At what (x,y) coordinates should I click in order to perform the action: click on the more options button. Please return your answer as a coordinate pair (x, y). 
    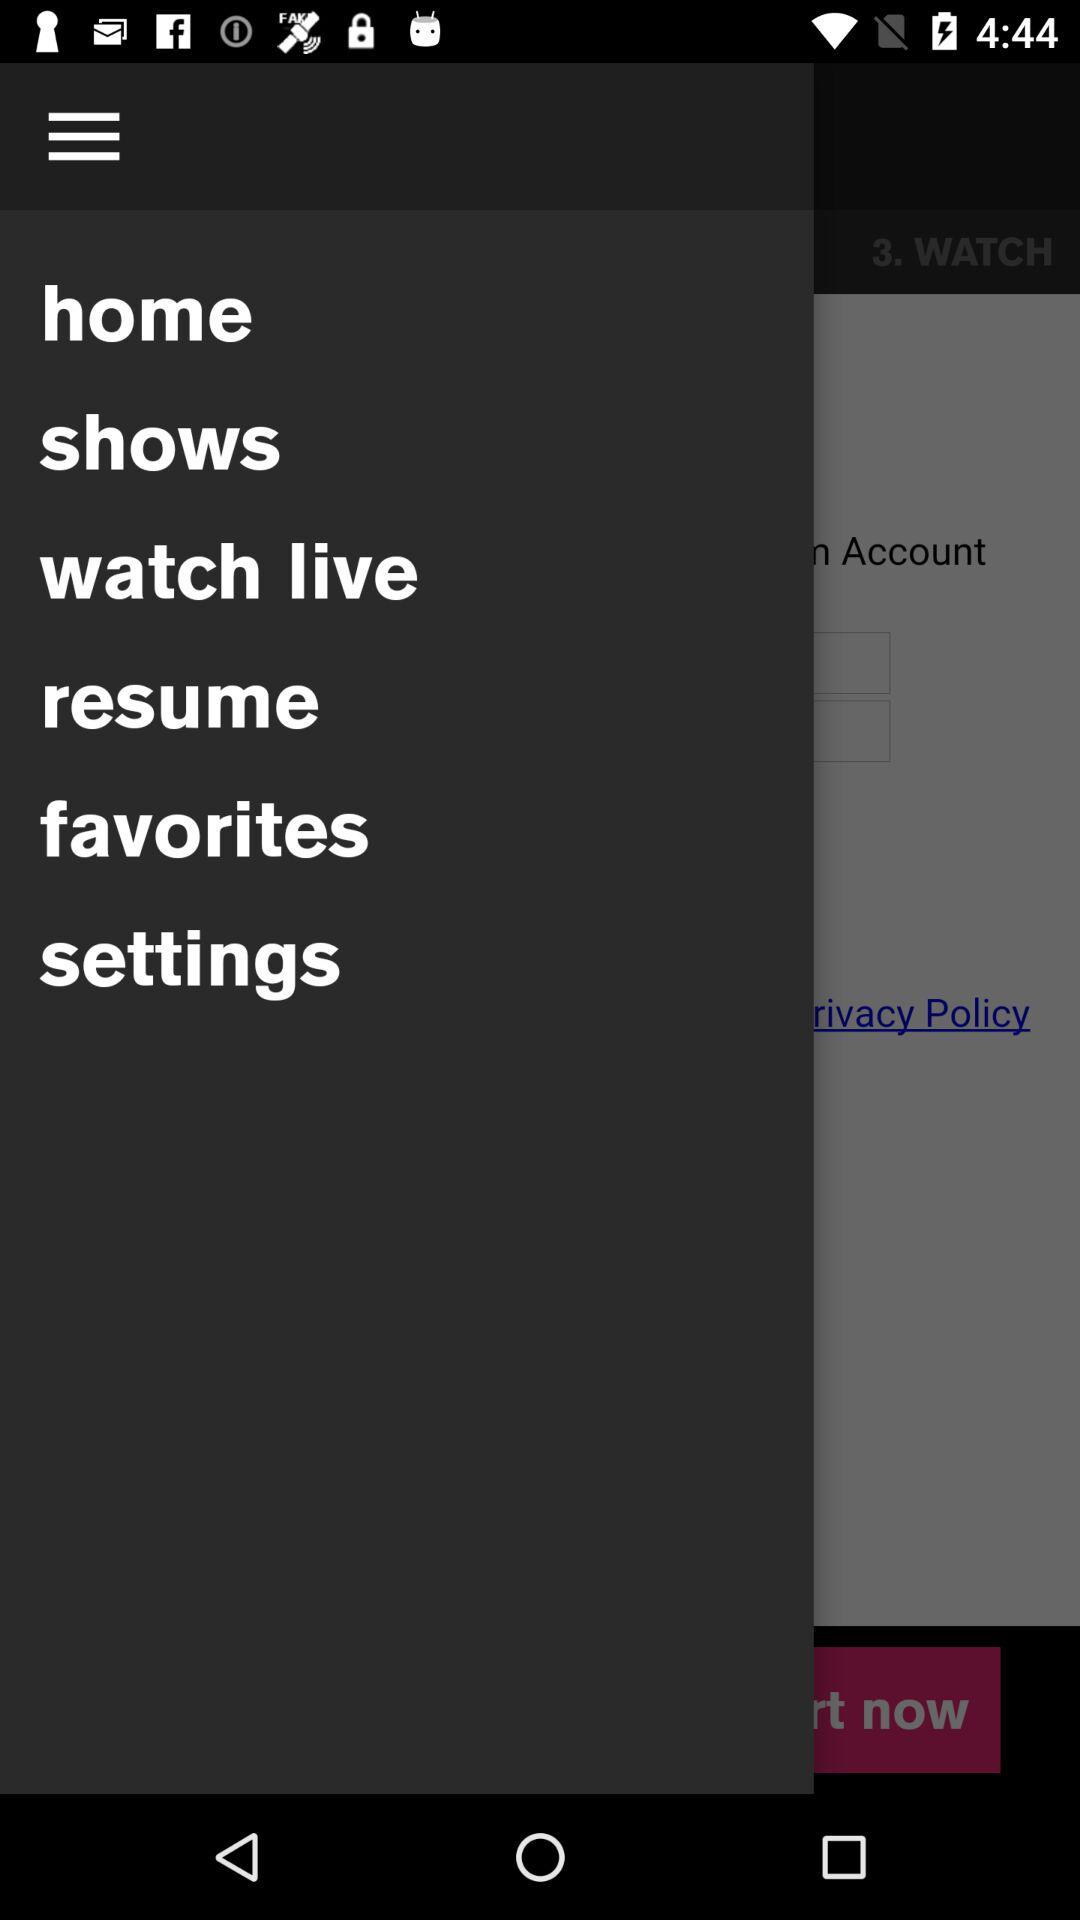
    Looking at the image, I should click on (83, 136).